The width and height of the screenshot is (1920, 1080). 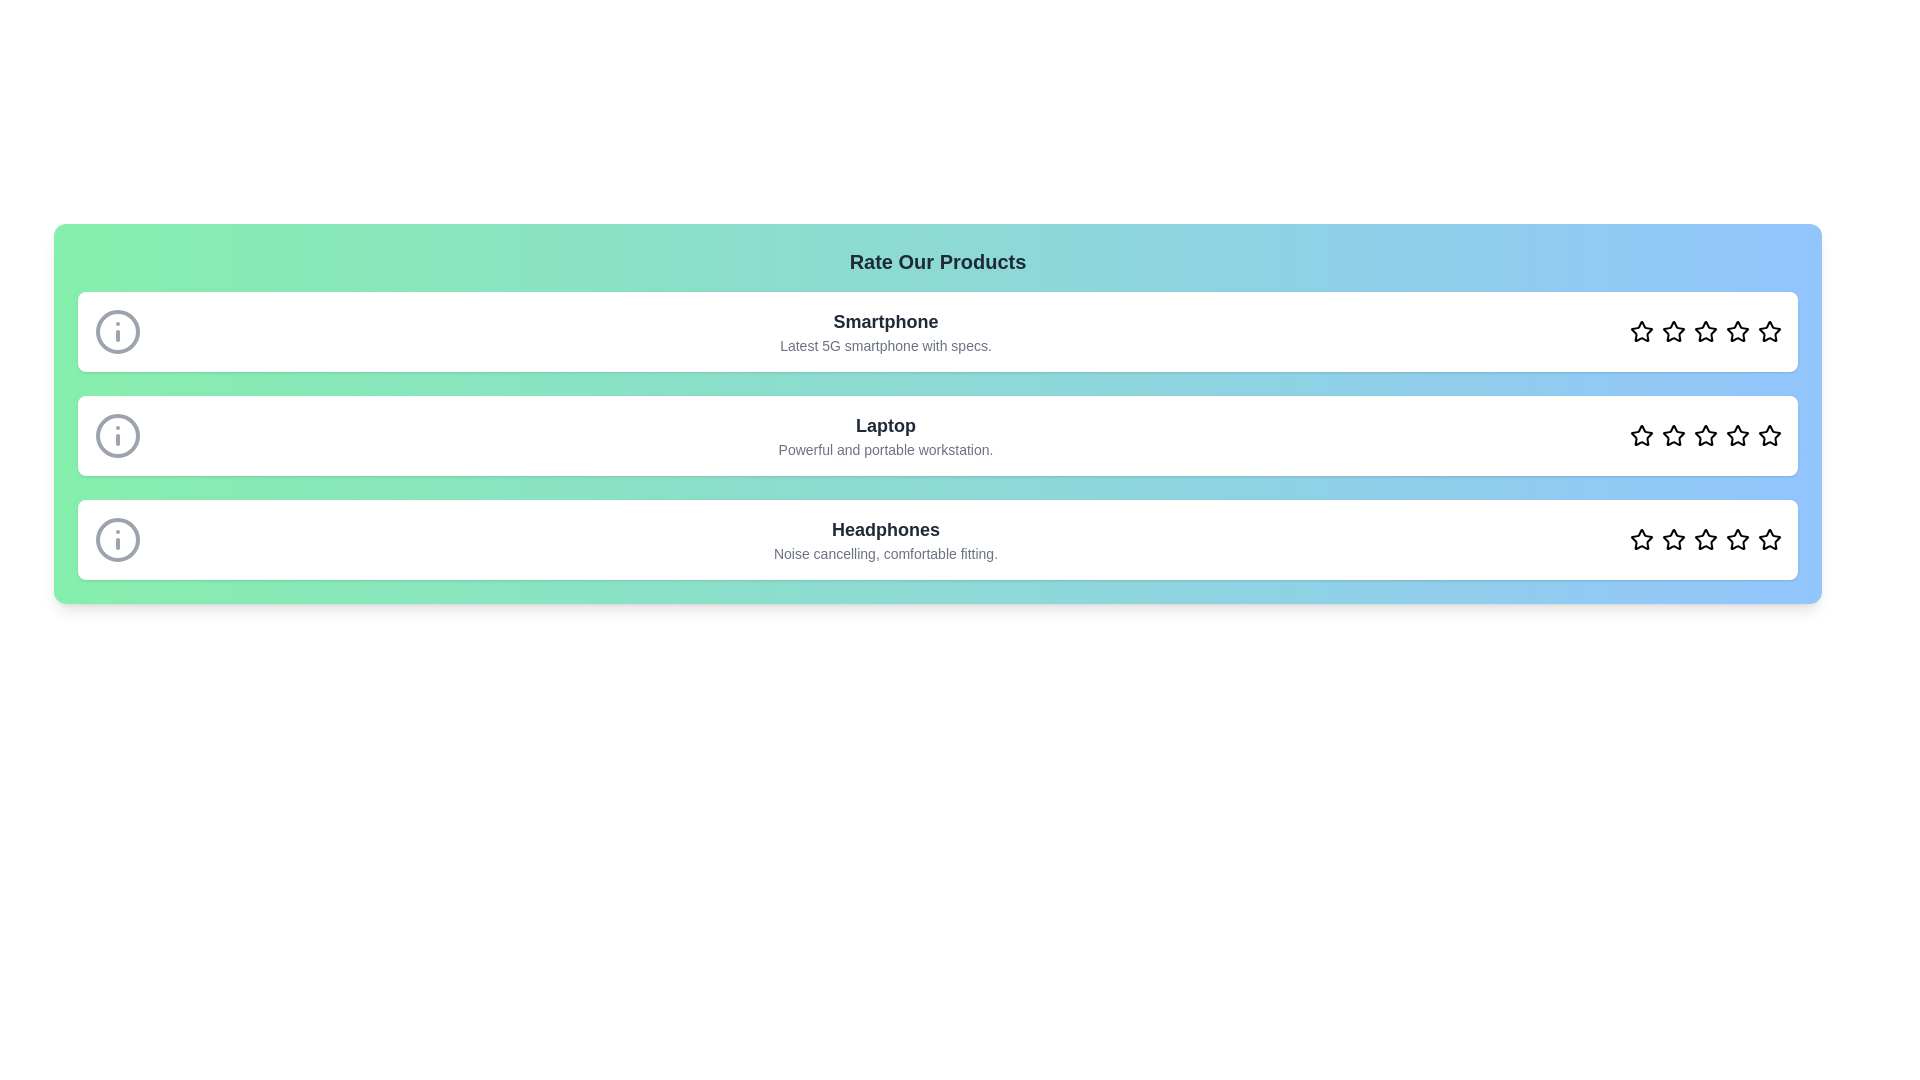 What do you see at coordinates (1736, 434) in the screenshot?
I see `the fifth star in the interactive star rating component for the 'Laptop' product` at bounding box center [1736, 434].